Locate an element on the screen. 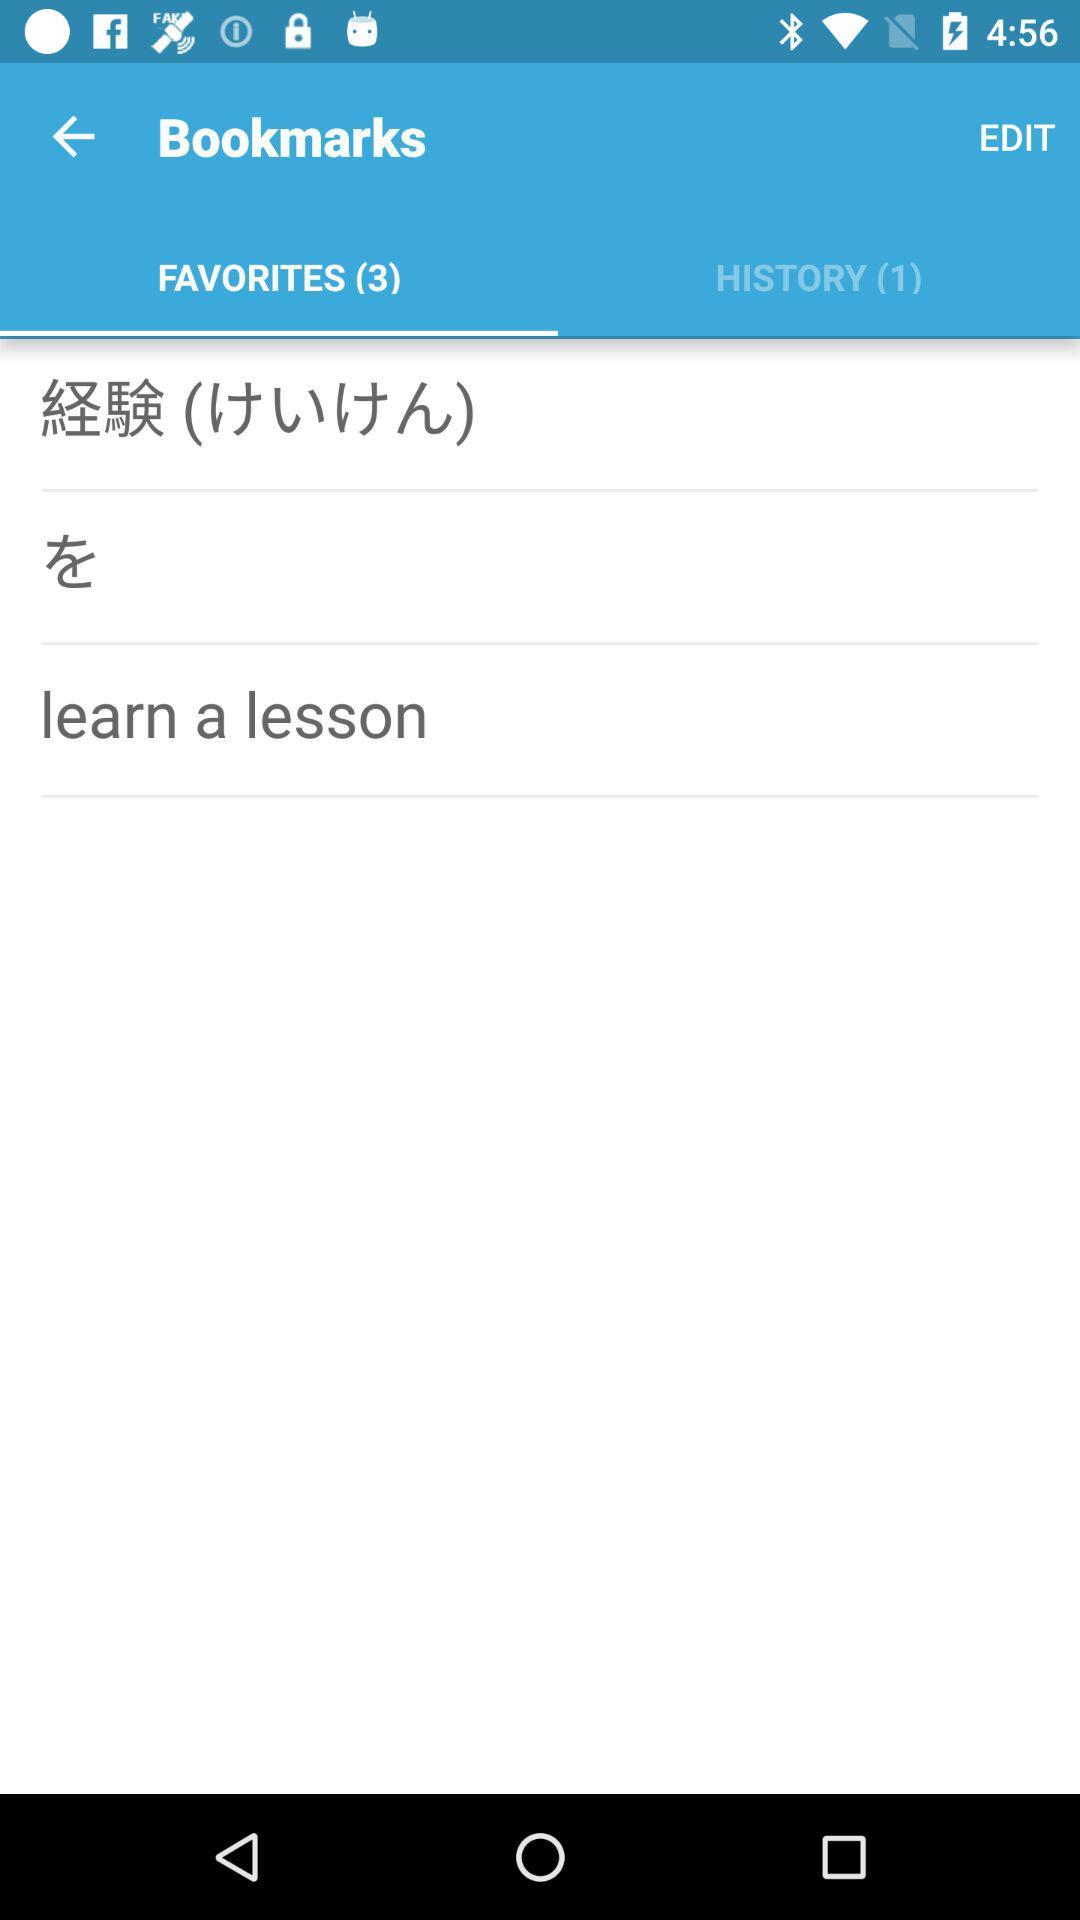 This screenshot has width=1080, height=1920. the icon below the edit item is located at coordinates (818, 272).